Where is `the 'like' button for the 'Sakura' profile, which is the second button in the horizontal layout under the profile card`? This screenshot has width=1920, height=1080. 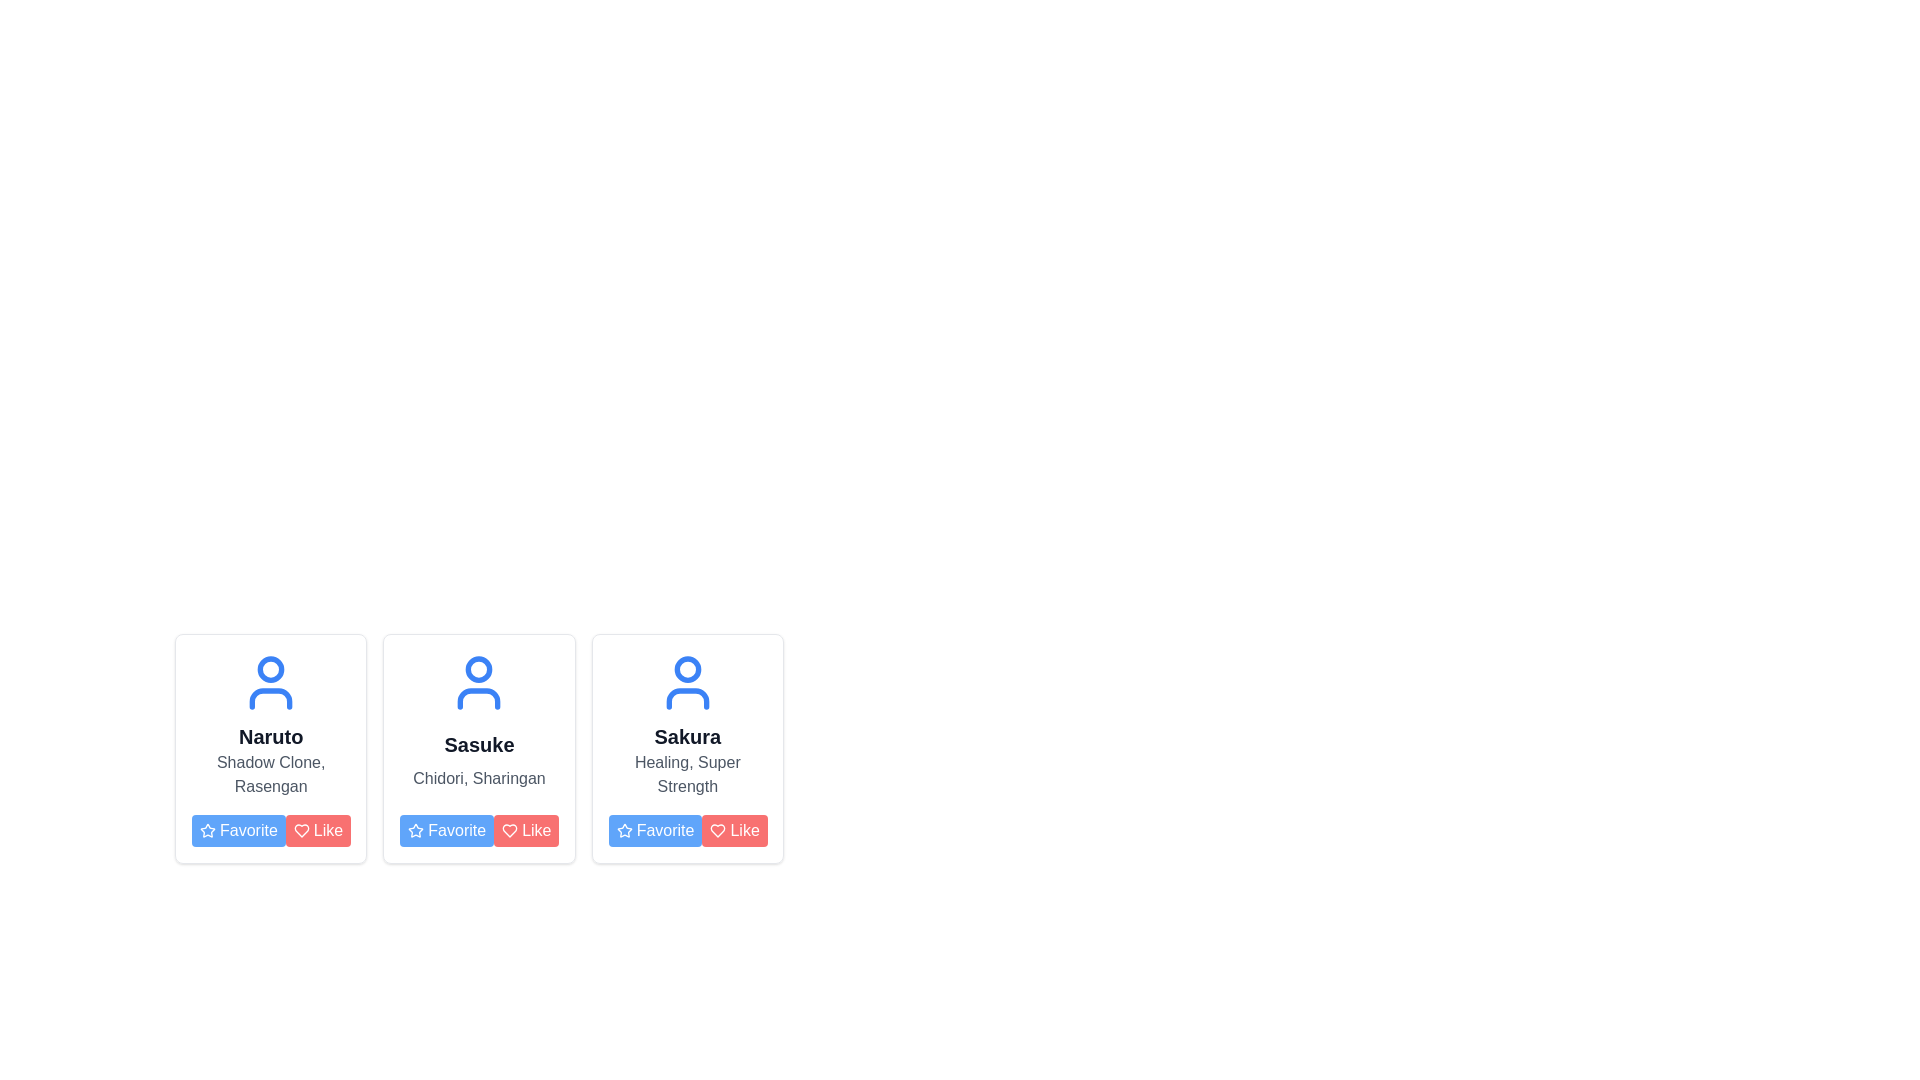 the 'like' button for the 'Sakura' profile, which is the second button in the horizontal layout under the profile card is located at coordinates (733, 830).